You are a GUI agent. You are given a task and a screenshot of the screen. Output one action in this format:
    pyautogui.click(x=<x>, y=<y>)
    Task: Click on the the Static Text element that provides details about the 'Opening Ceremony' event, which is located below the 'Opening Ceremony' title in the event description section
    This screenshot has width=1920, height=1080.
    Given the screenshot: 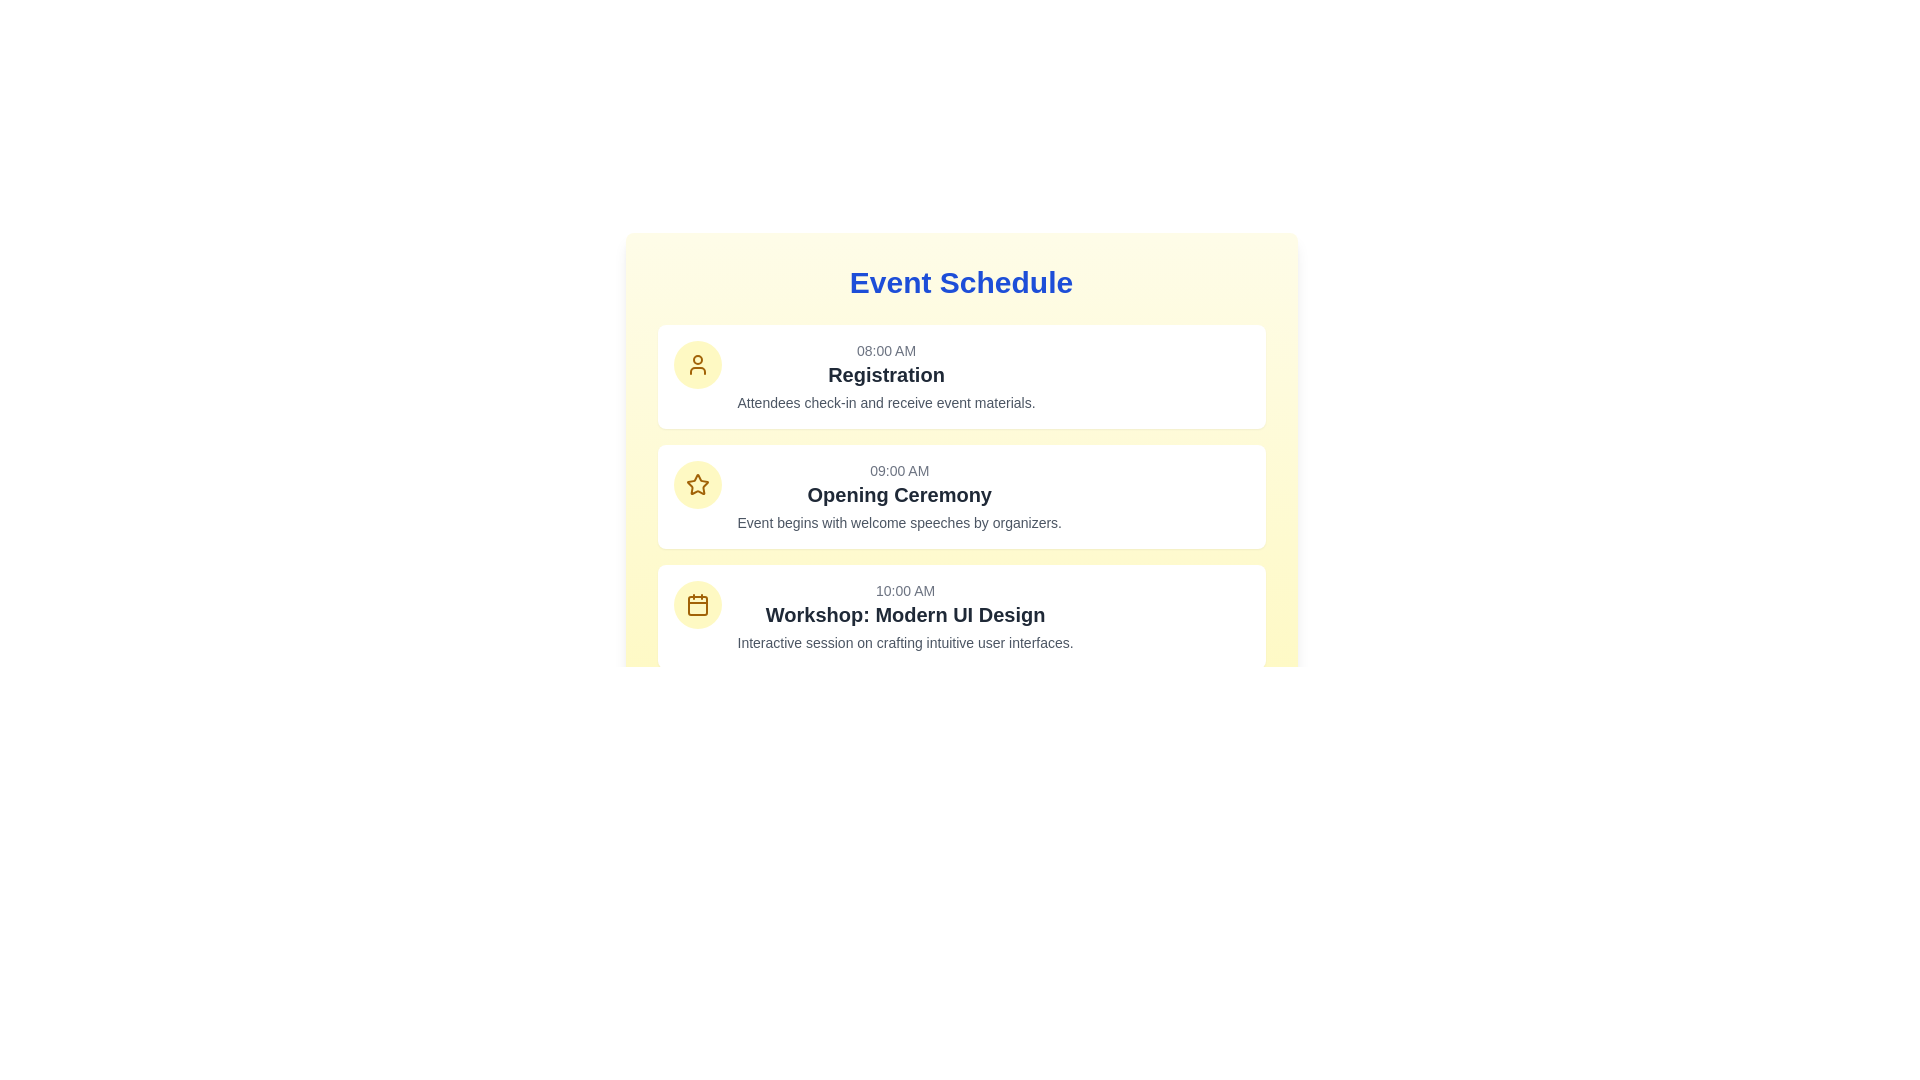 What is the action you would take?
    pyautogui.click(x=898, y=522)
    